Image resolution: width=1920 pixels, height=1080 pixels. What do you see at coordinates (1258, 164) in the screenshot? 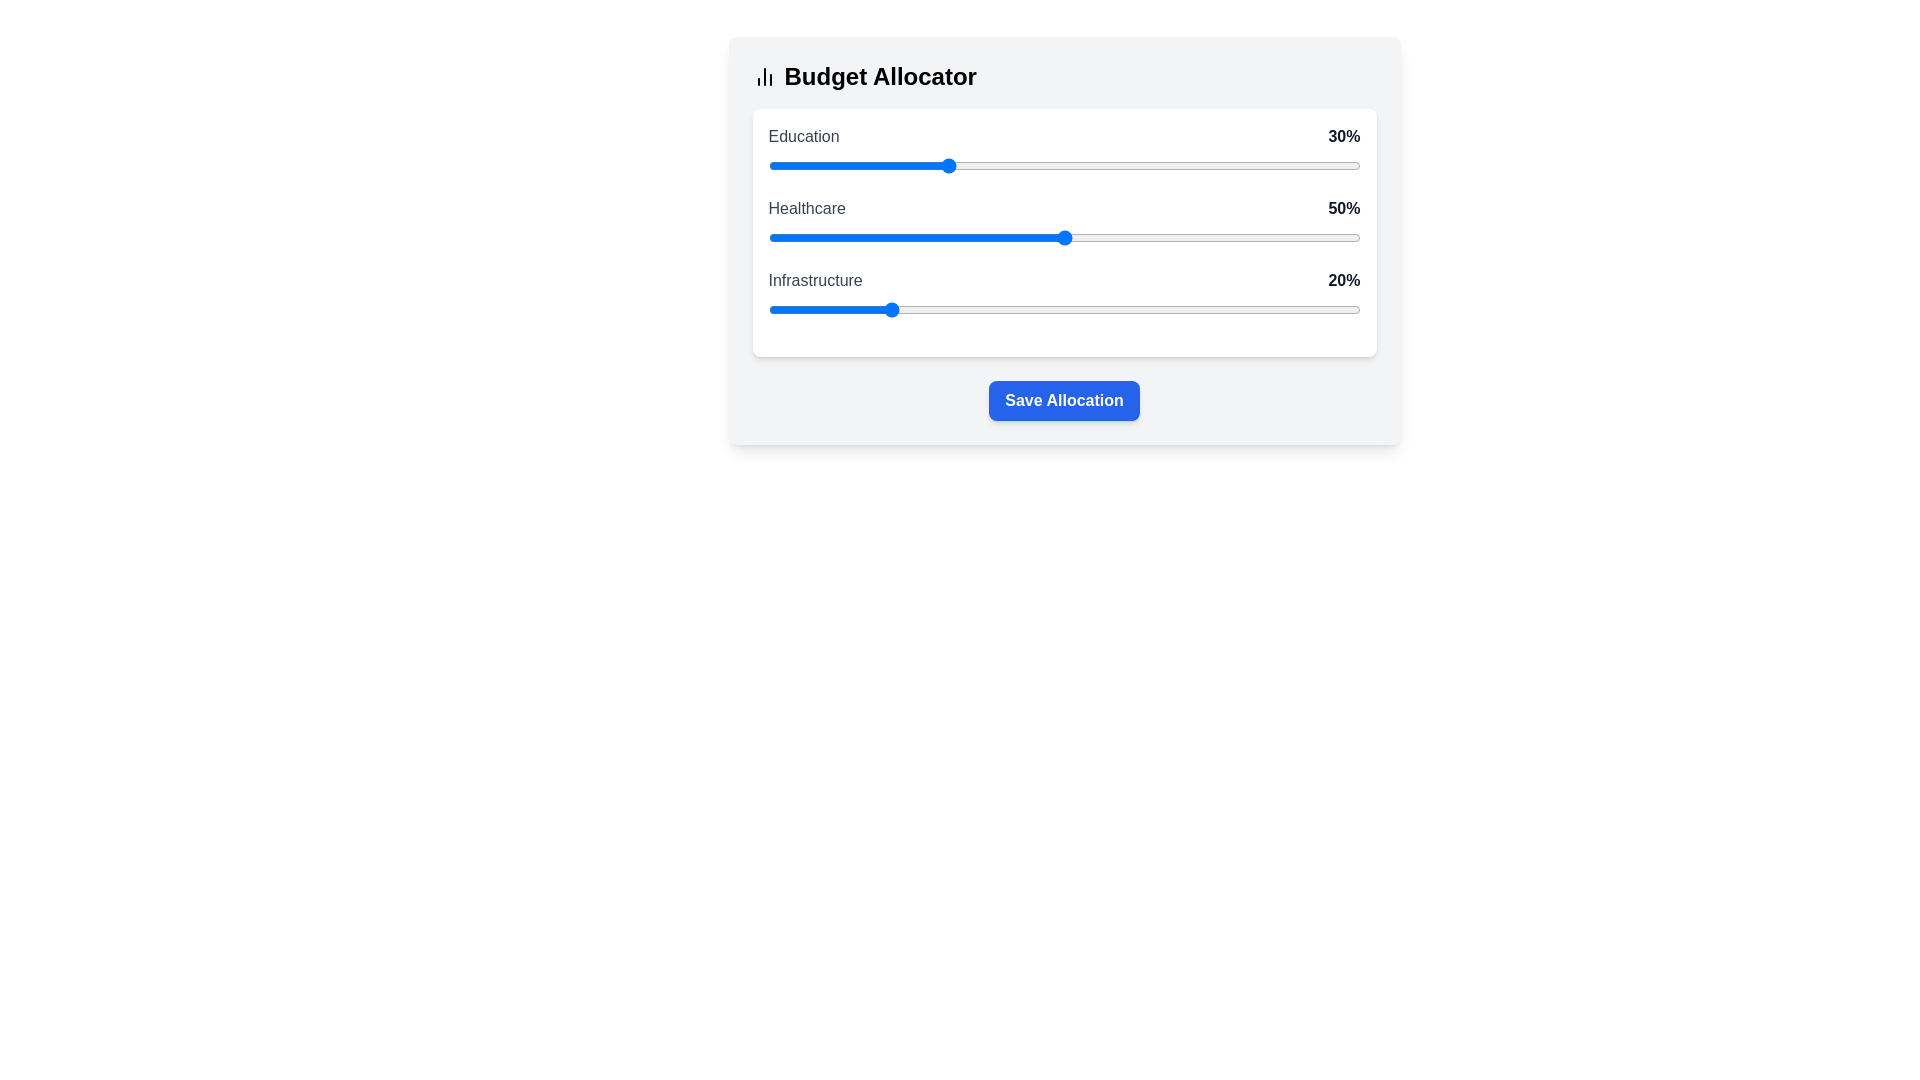
I see `the education slider` at bounding box center [1258, 164].